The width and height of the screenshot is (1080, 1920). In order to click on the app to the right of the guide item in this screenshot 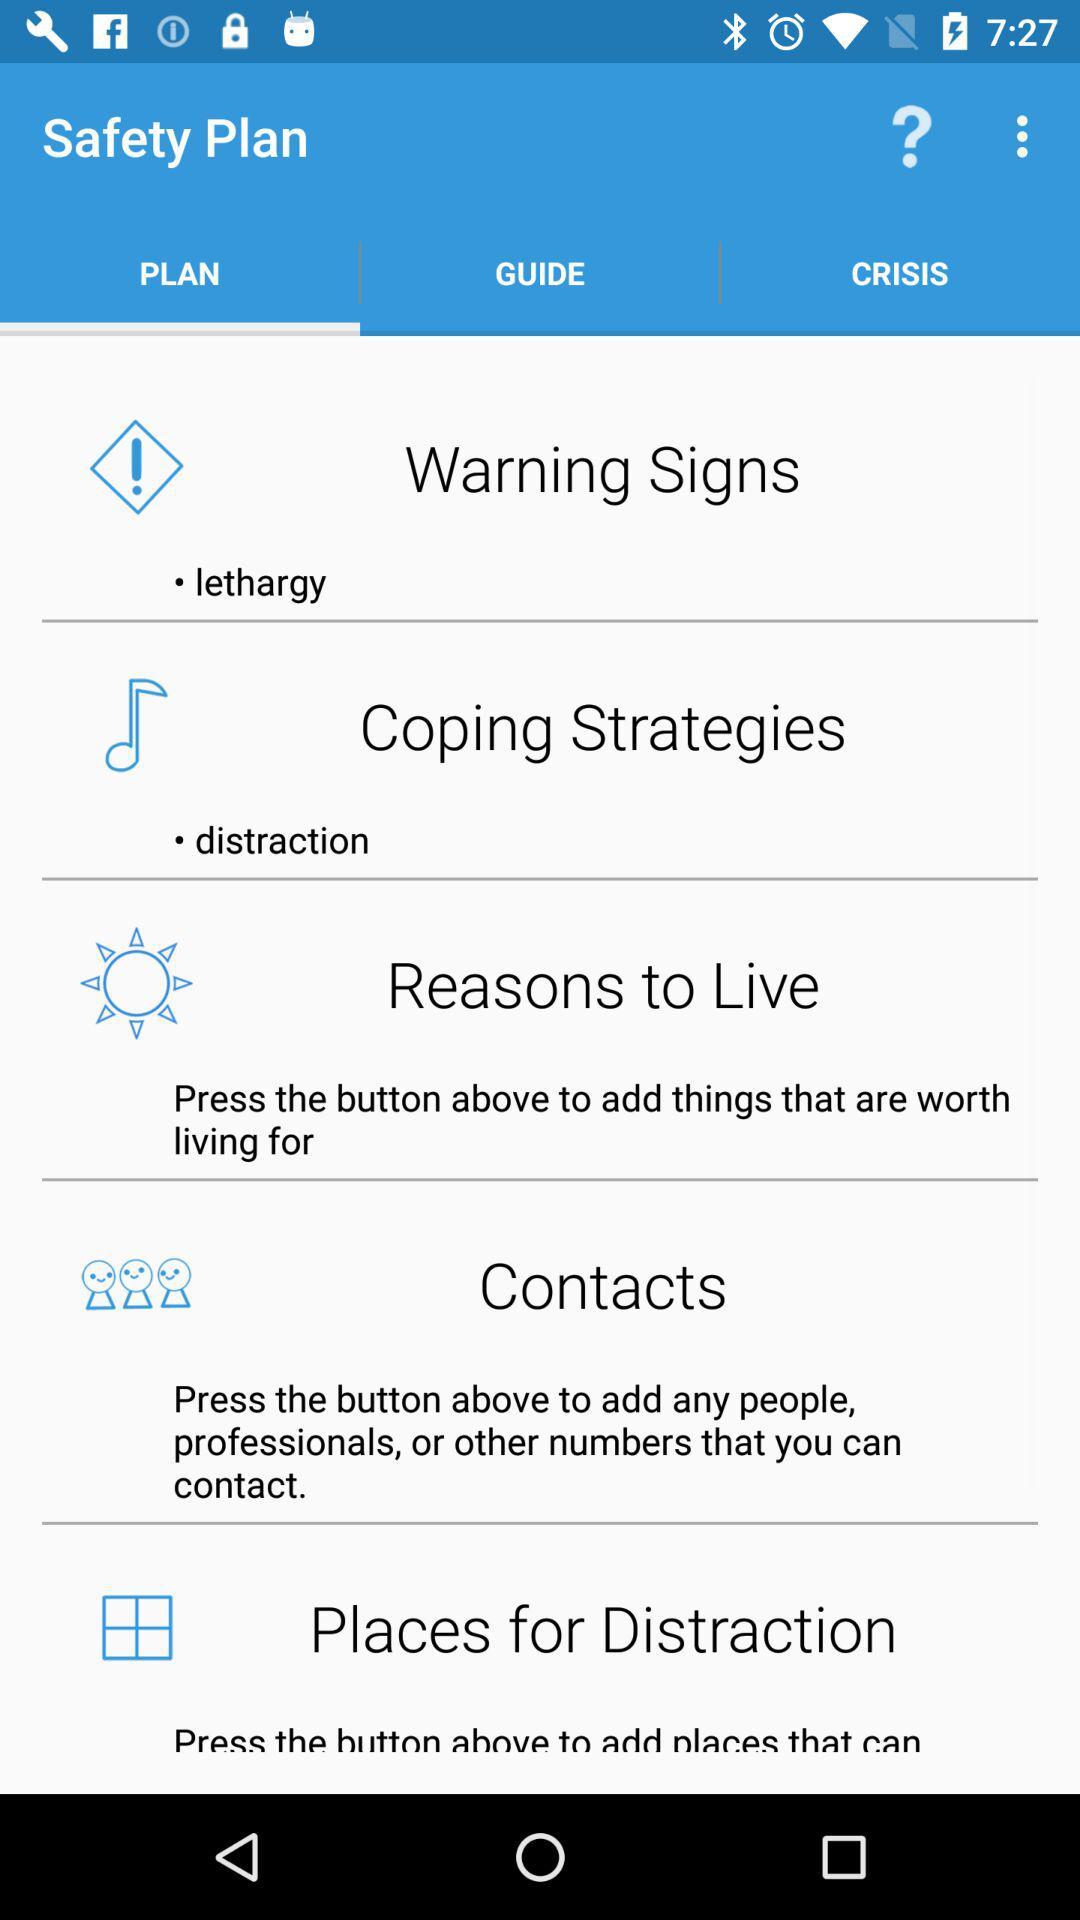, I will do `click(898, 272)`.